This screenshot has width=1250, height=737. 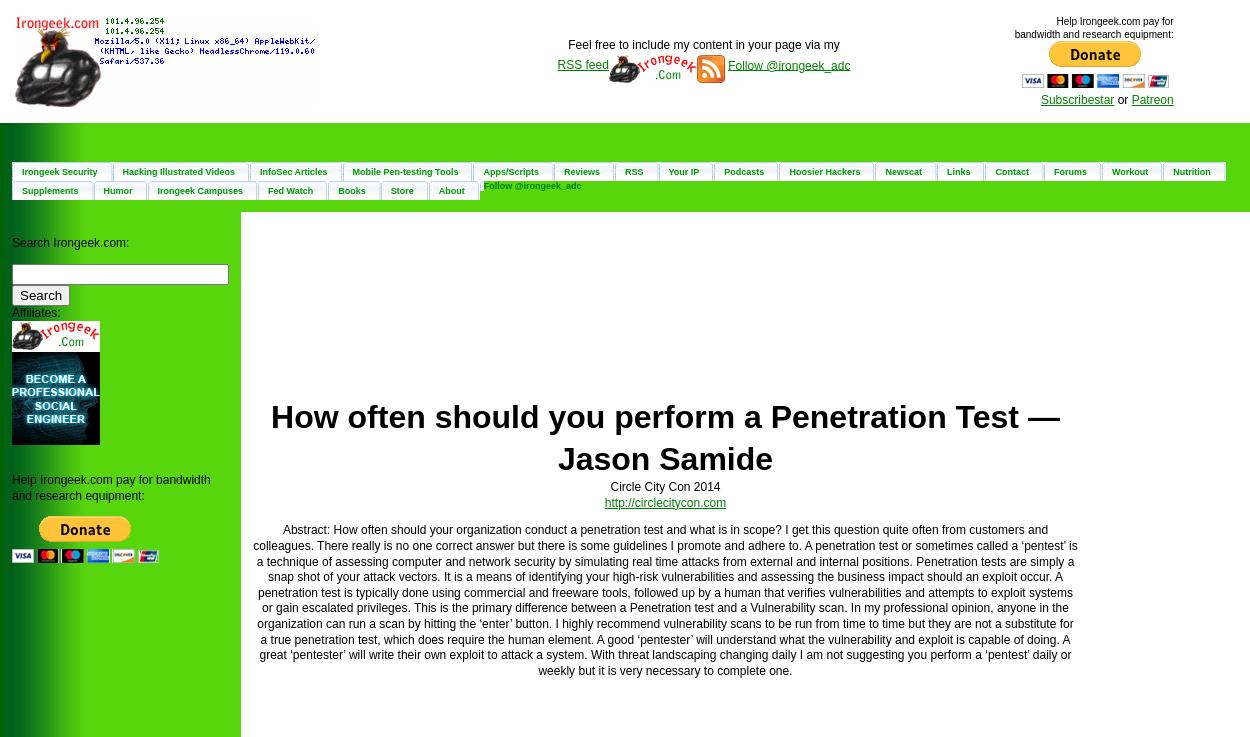 What do you see at coordinates (110, 487) in the screenshot?
I see `'Help Irongeek.com pay for bandwidth and research equipment:'` at bounding box center [110, 487].